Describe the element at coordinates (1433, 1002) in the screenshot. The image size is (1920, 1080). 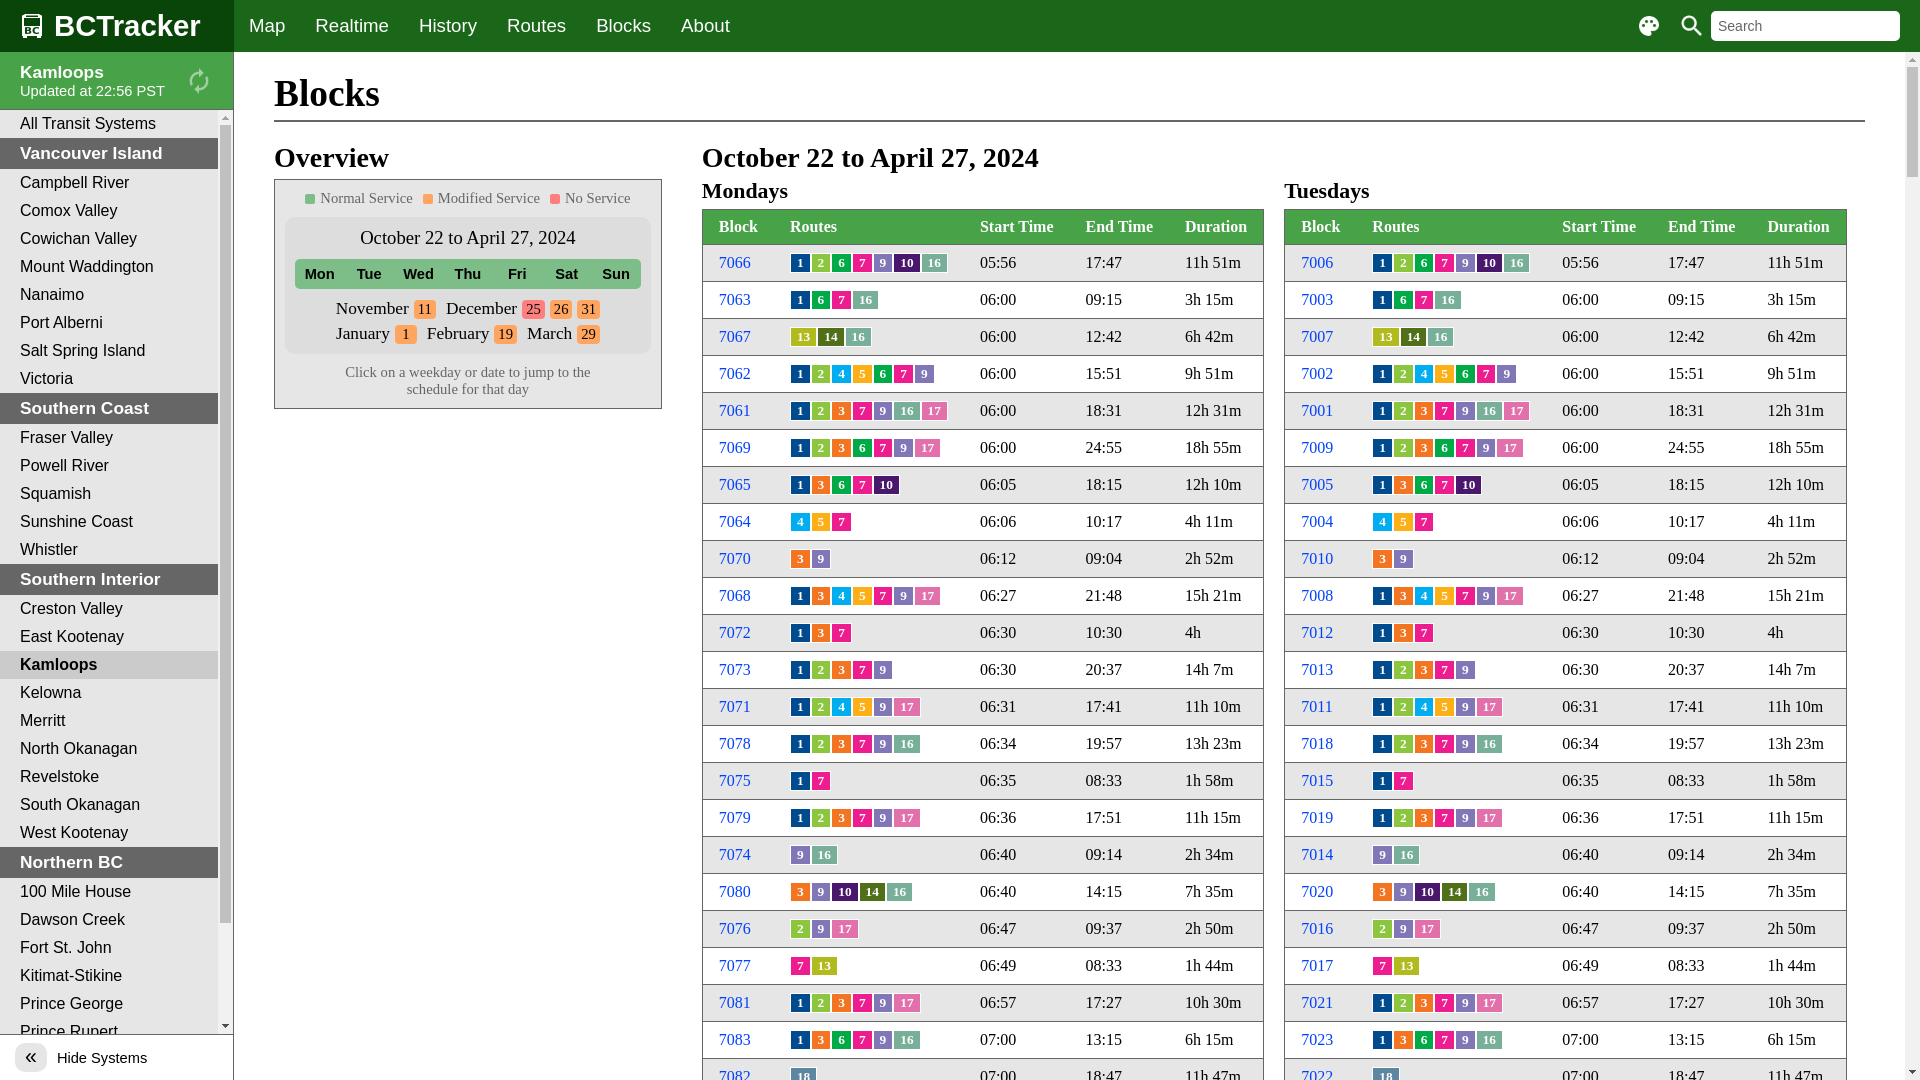
I see `'7'` at that location.